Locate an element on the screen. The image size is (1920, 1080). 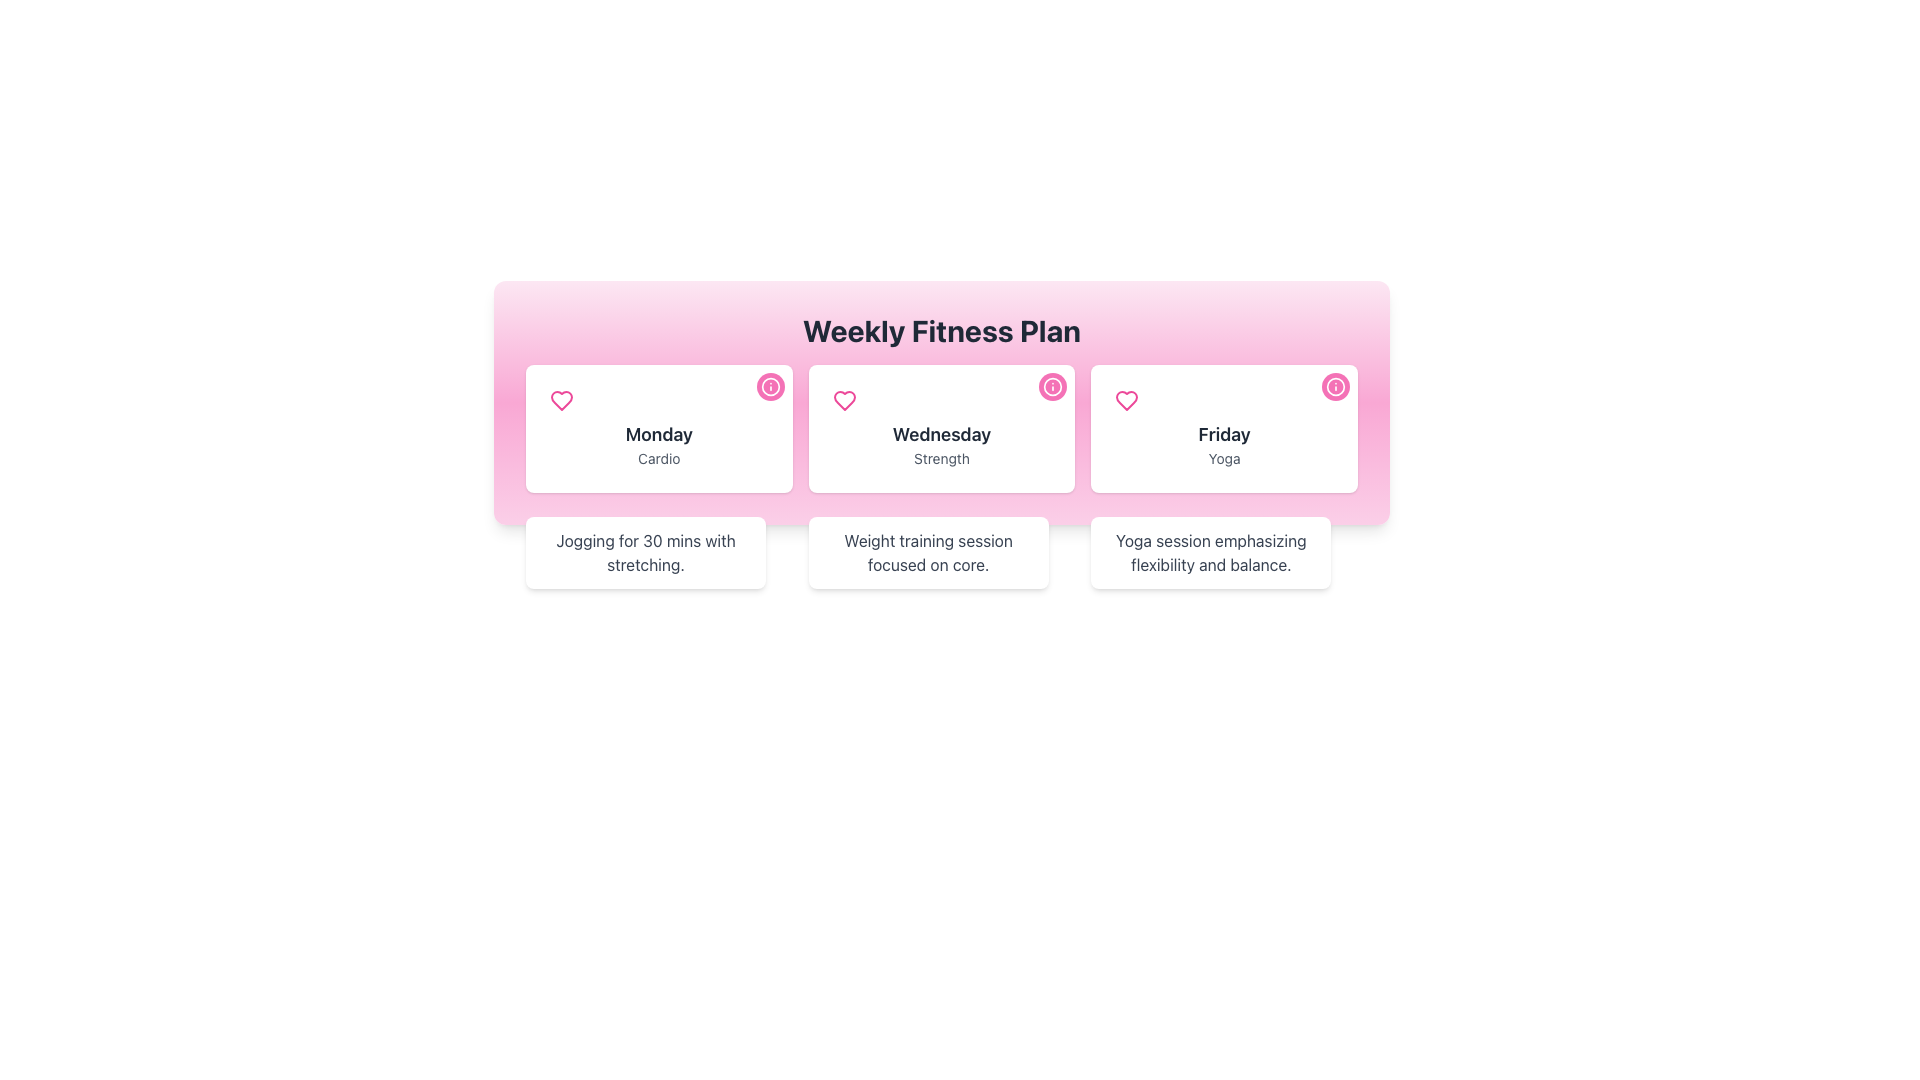
text from the center Text Block that contains 'Weight training session focused on core.' located beneath the 'Wednesday' card in the 'Weekly Fitness Plan' interface is located at coordinates (927, 552).